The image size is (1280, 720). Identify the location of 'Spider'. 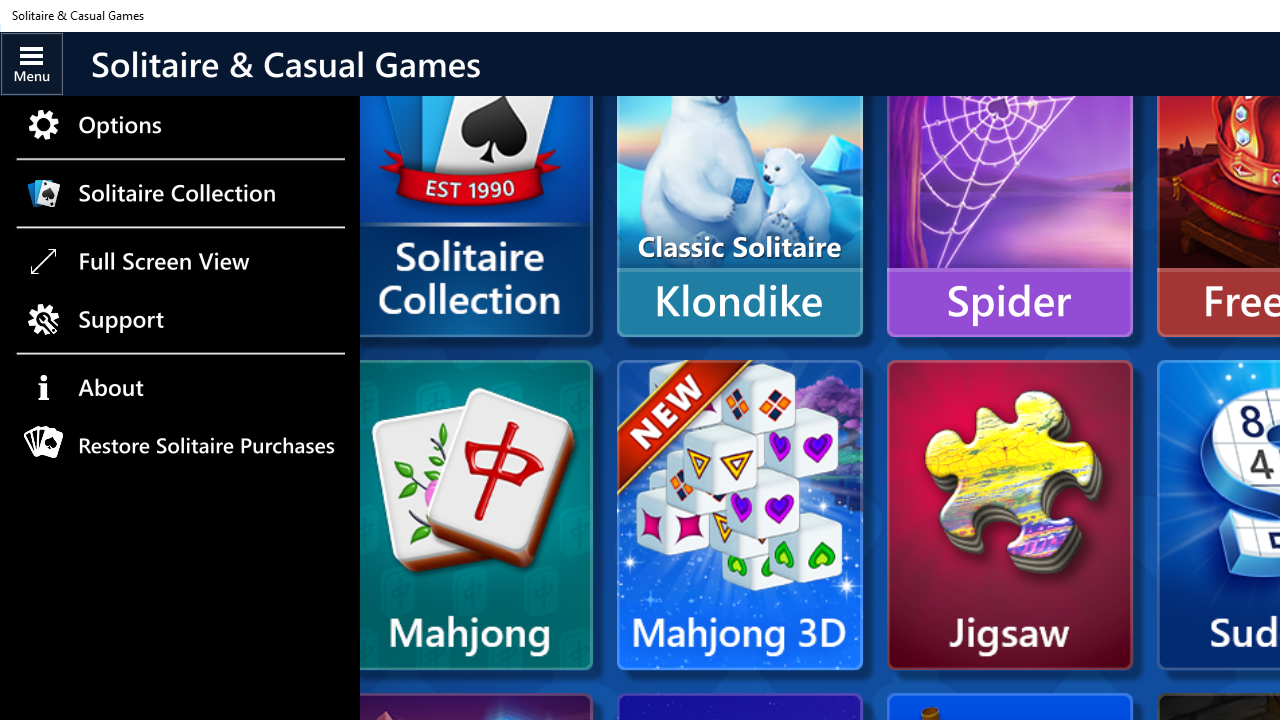
(1009, 182).